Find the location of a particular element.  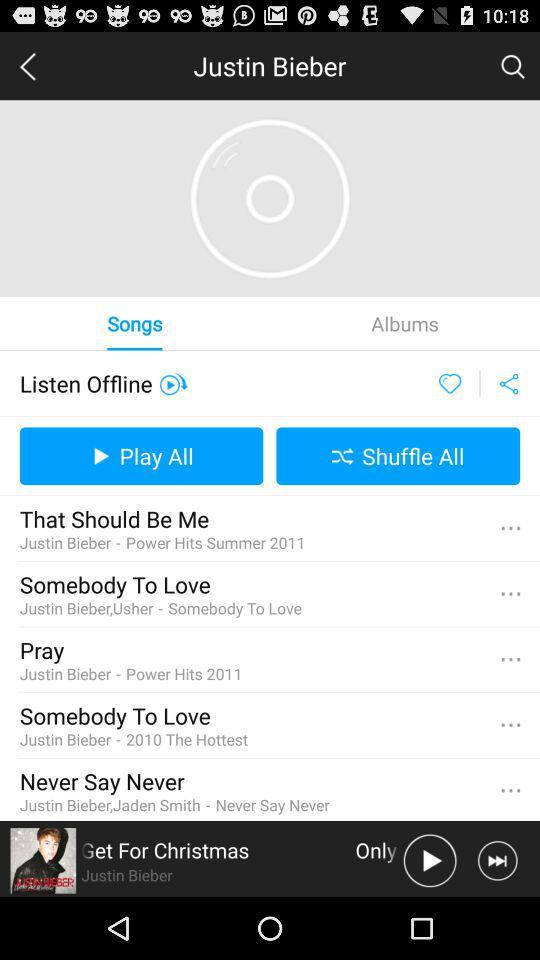

the skip_next icon is located at coordinates (496, 921).